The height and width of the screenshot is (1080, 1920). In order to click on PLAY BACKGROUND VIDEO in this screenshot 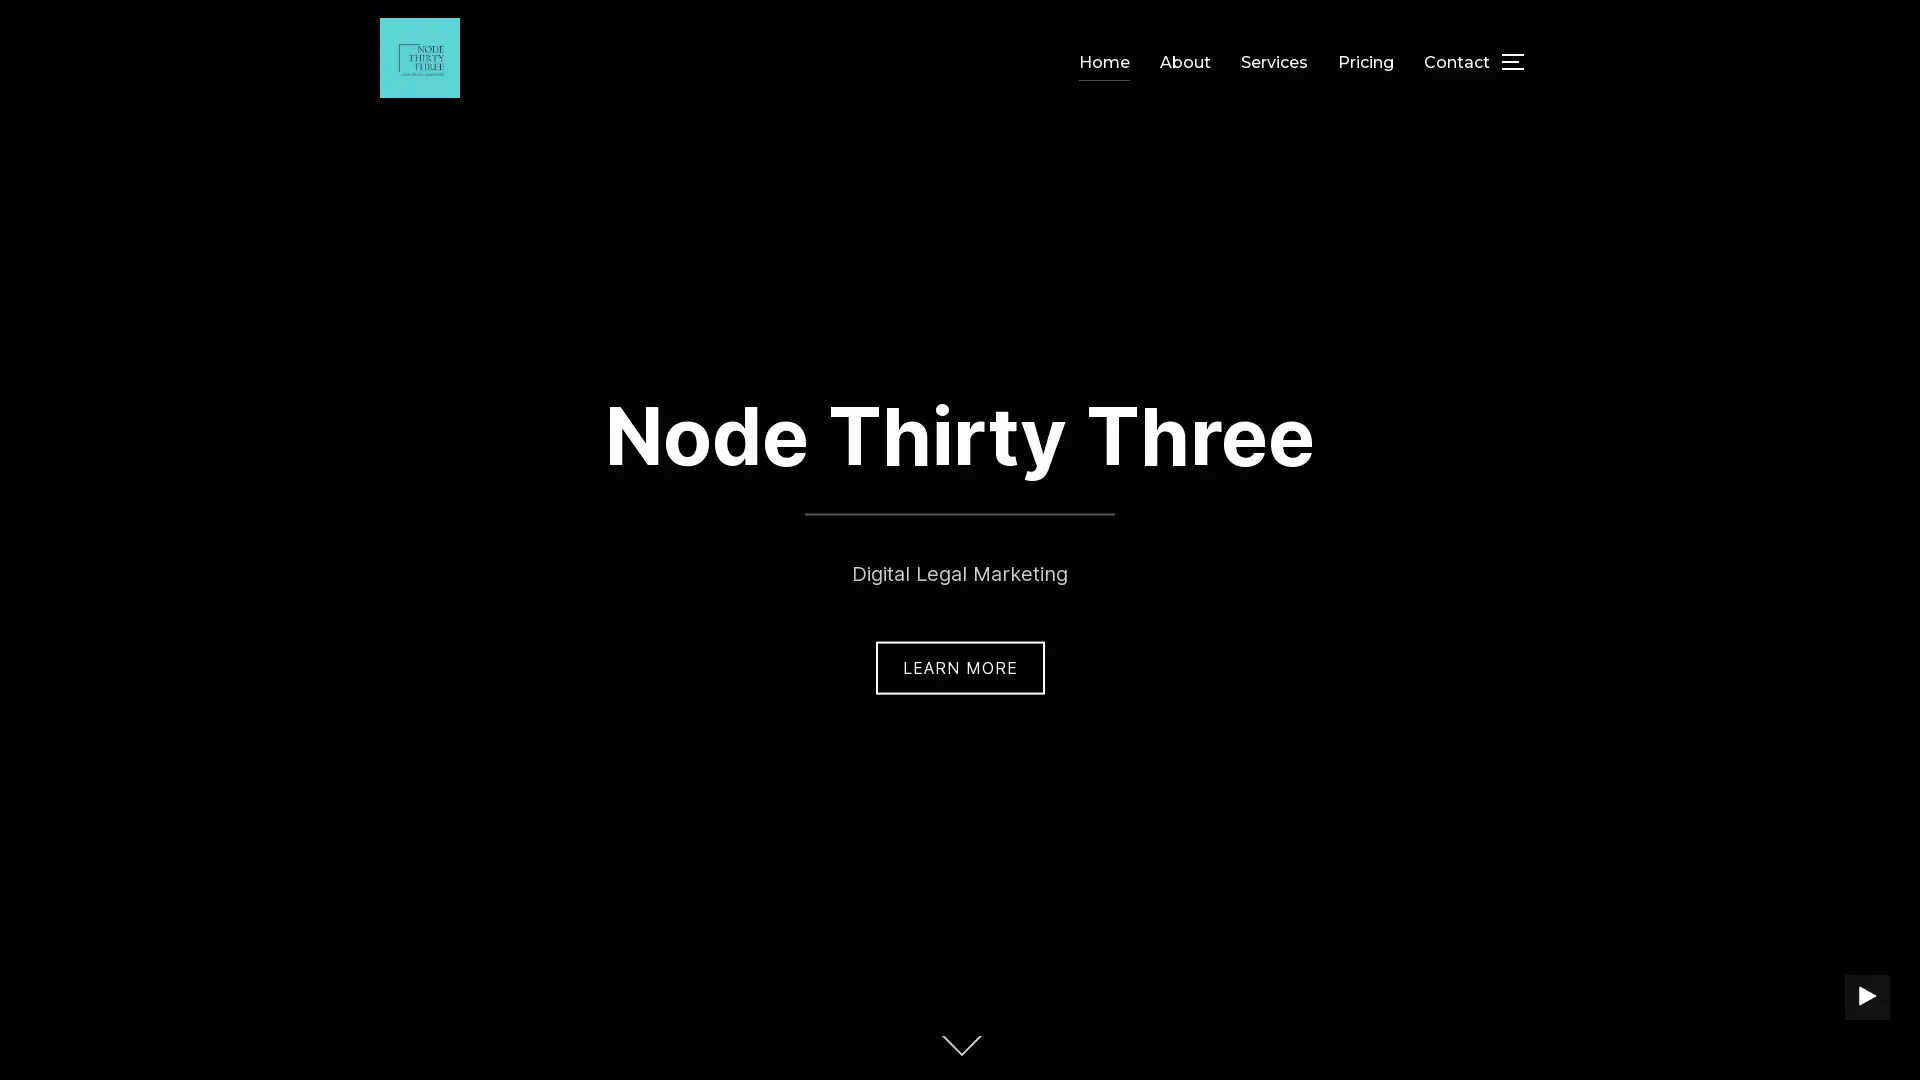, I will do `click(1866, 997)`.